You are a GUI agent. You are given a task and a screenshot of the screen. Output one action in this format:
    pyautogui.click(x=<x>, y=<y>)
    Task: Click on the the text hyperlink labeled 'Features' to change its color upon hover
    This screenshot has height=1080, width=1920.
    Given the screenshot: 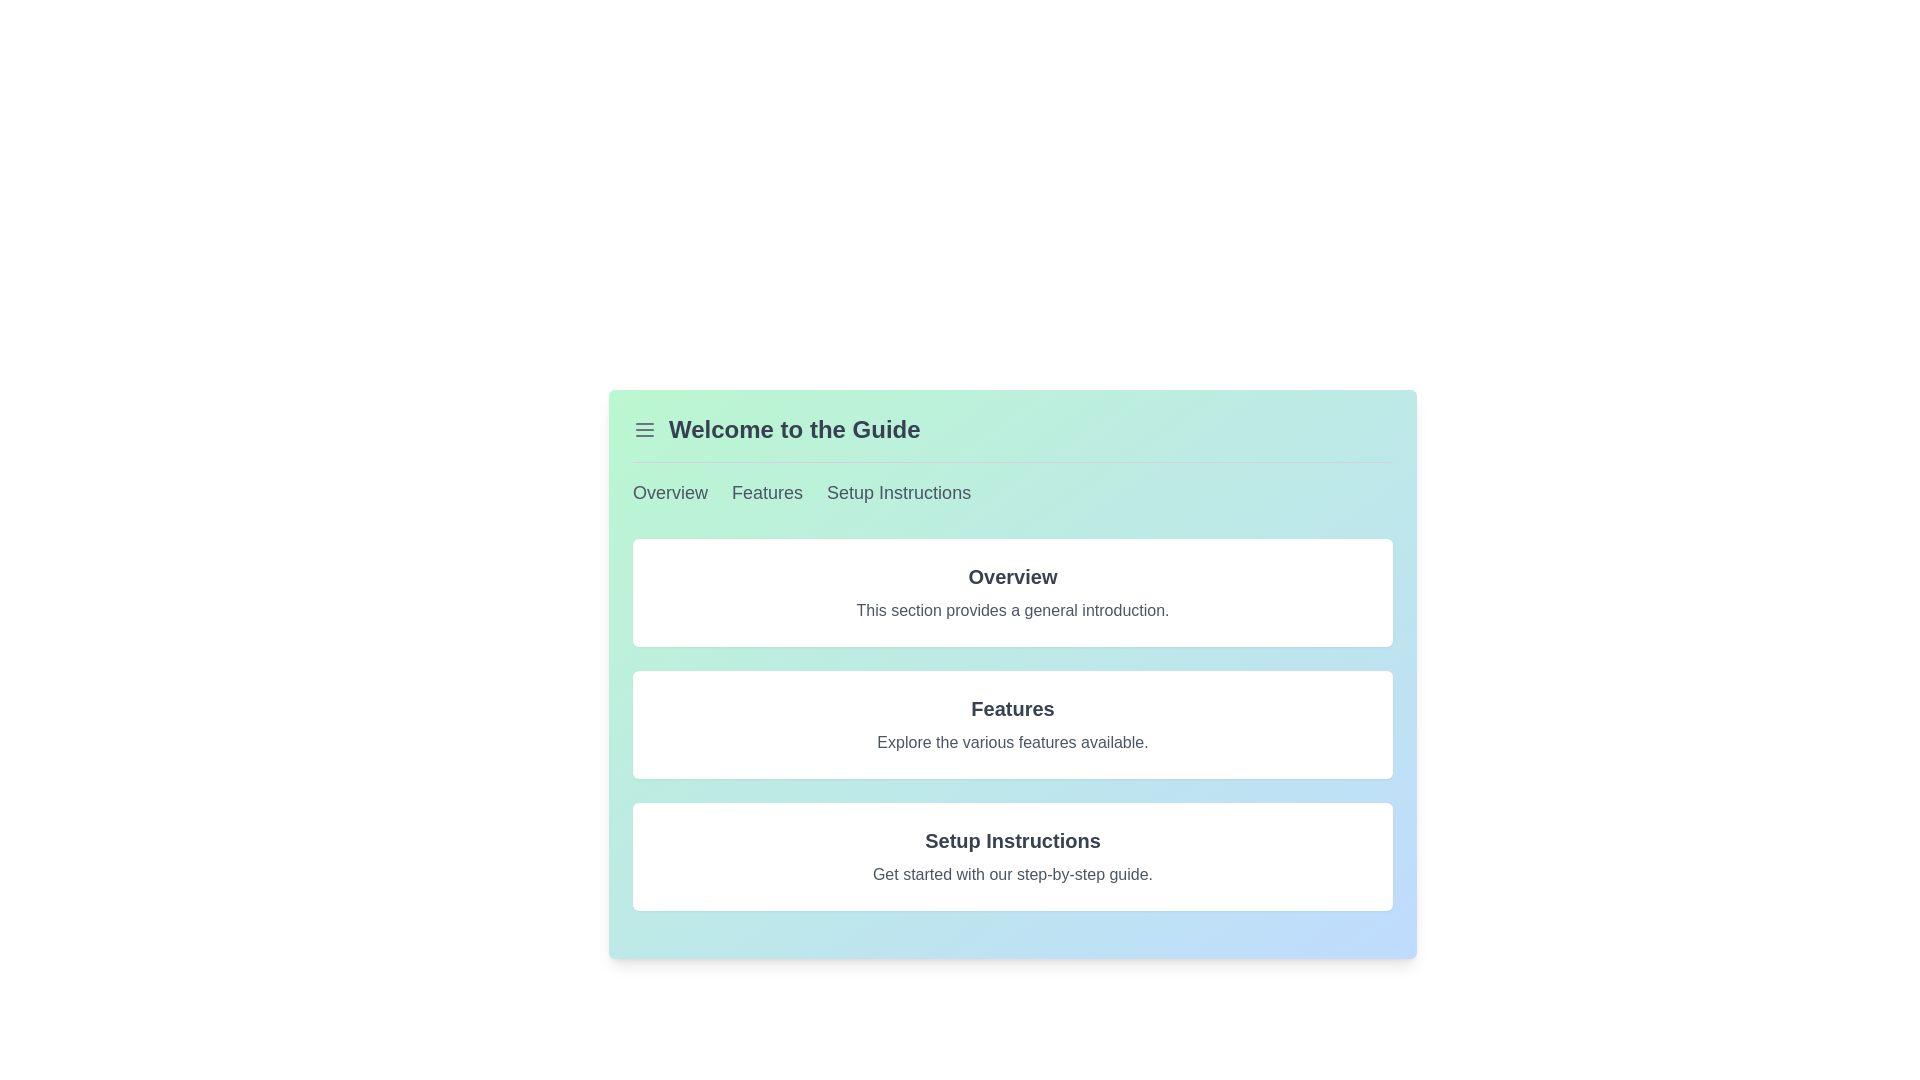 What is the action you would take?
    pyautogui.click(x=766, y=493)
    